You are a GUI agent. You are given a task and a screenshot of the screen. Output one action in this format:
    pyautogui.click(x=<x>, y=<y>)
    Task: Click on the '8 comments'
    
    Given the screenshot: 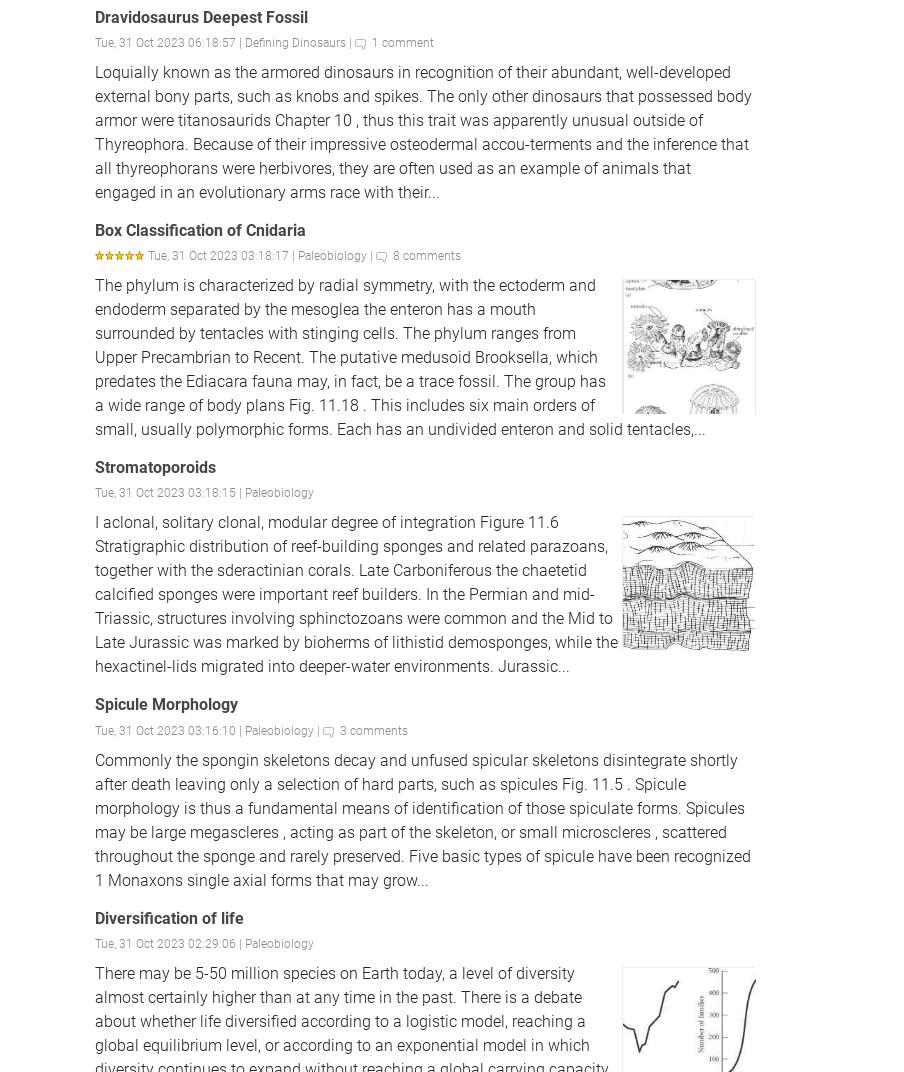 What is the action you would take?
    pyautogui.click(x=426, y=255)
    